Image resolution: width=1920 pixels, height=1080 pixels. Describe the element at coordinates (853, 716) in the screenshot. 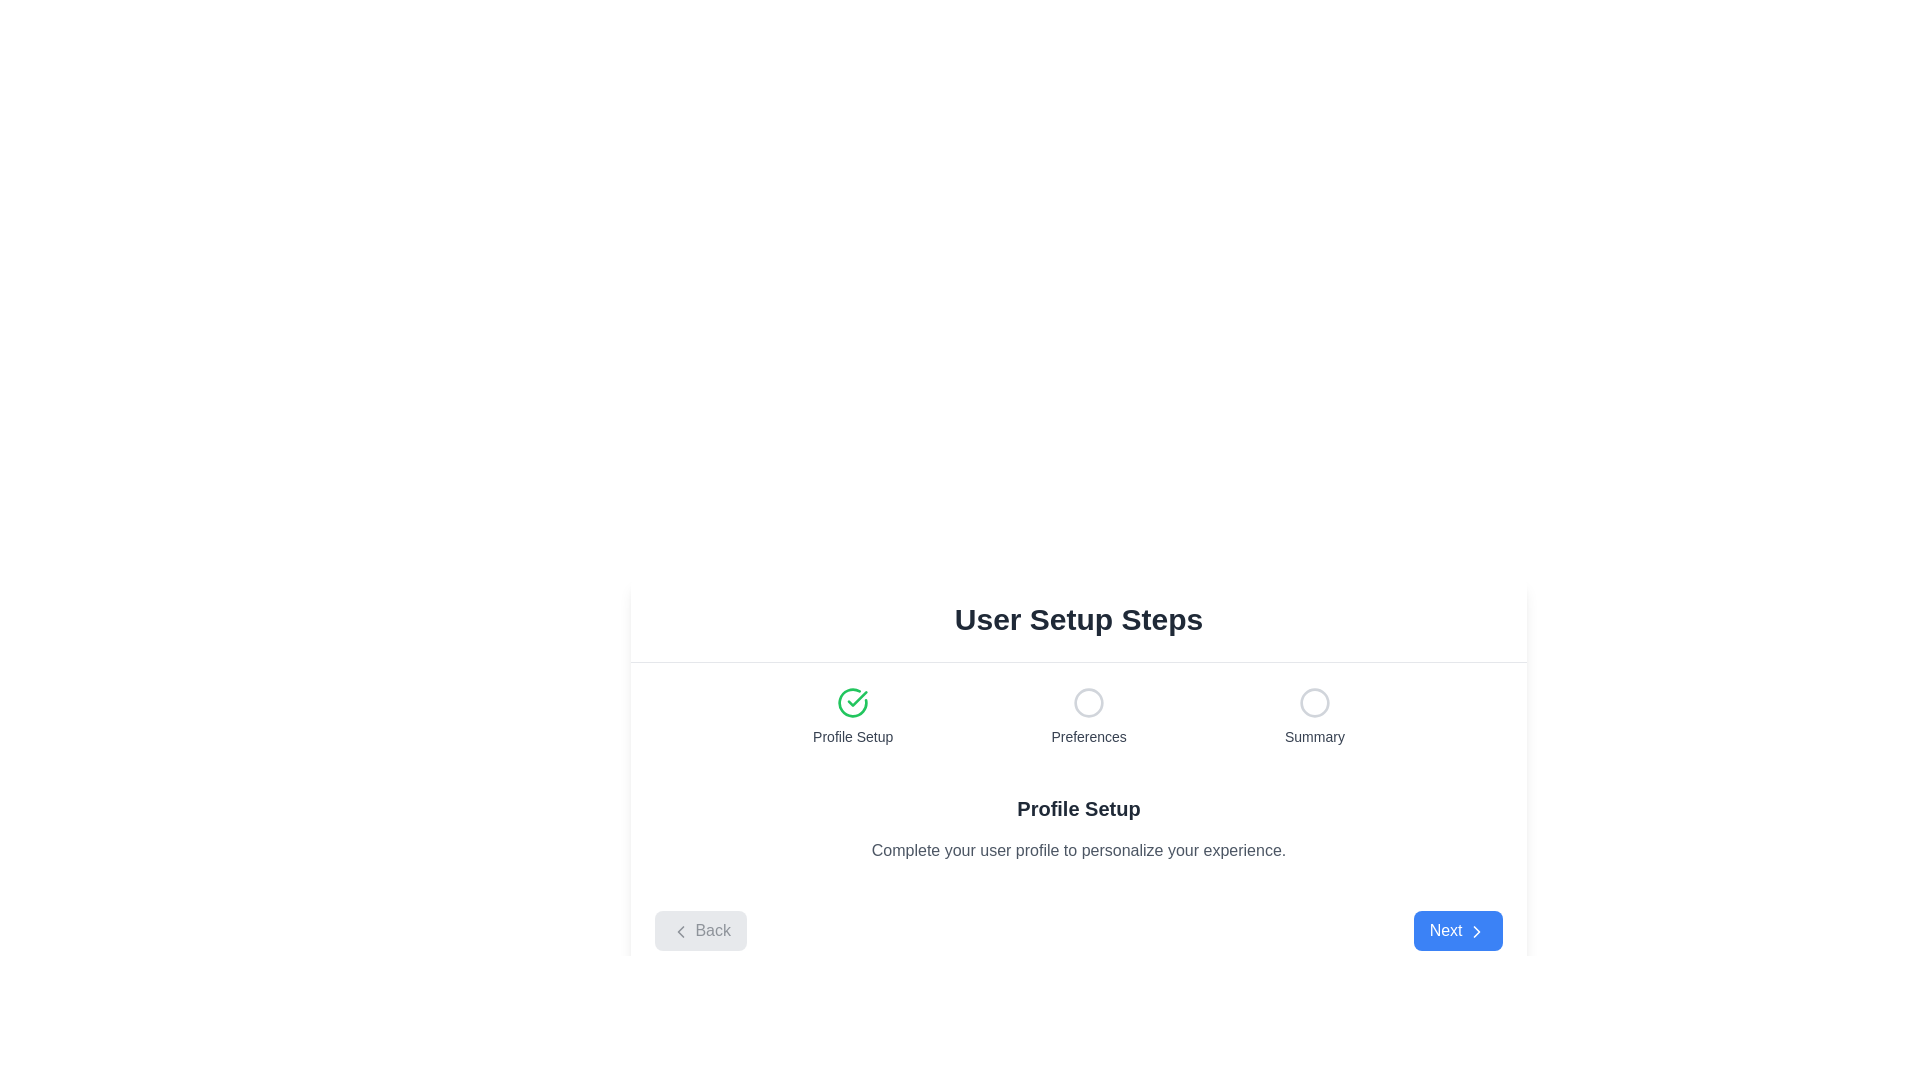

I see `the 'Profile Setup' step indicator, which visually indicates that this step has been completed in the user setup process` at that location.